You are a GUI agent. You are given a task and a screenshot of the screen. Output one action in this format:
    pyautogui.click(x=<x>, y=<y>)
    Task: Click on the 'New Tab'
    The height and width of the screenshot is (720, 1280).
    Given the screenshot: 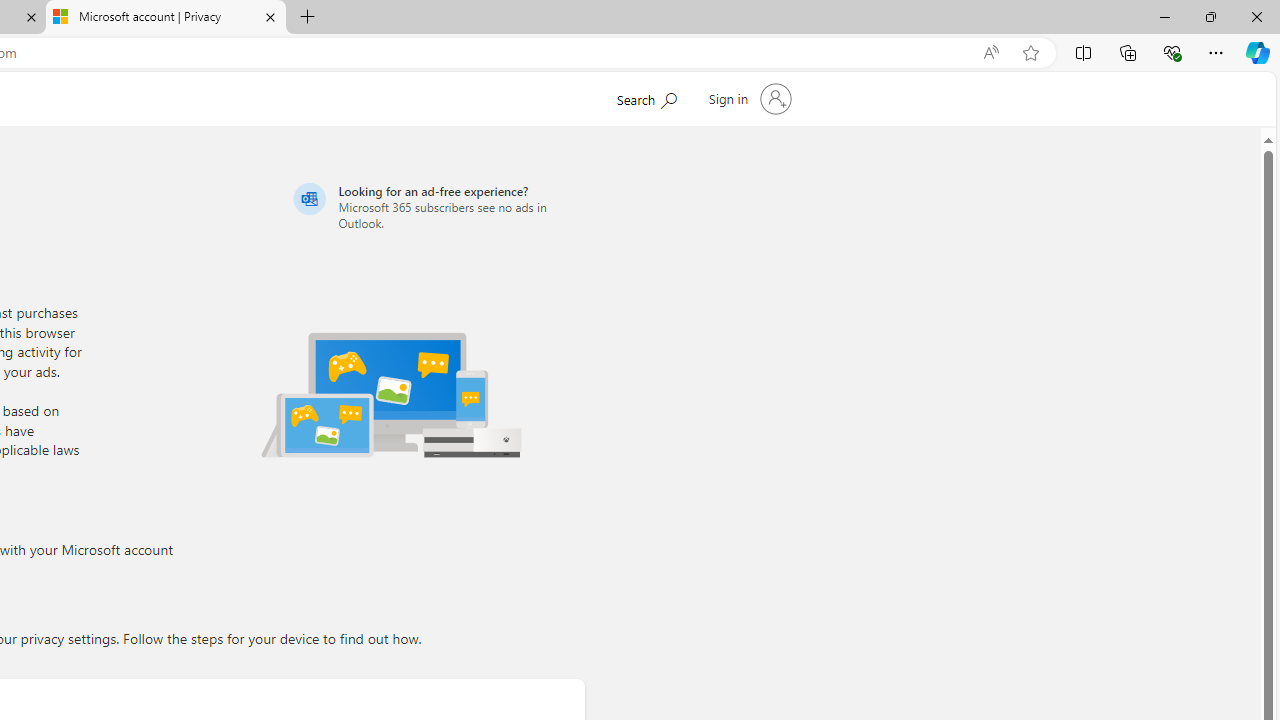 What is the action you would take?
    pyautogui.click(x=307, y=17)
    